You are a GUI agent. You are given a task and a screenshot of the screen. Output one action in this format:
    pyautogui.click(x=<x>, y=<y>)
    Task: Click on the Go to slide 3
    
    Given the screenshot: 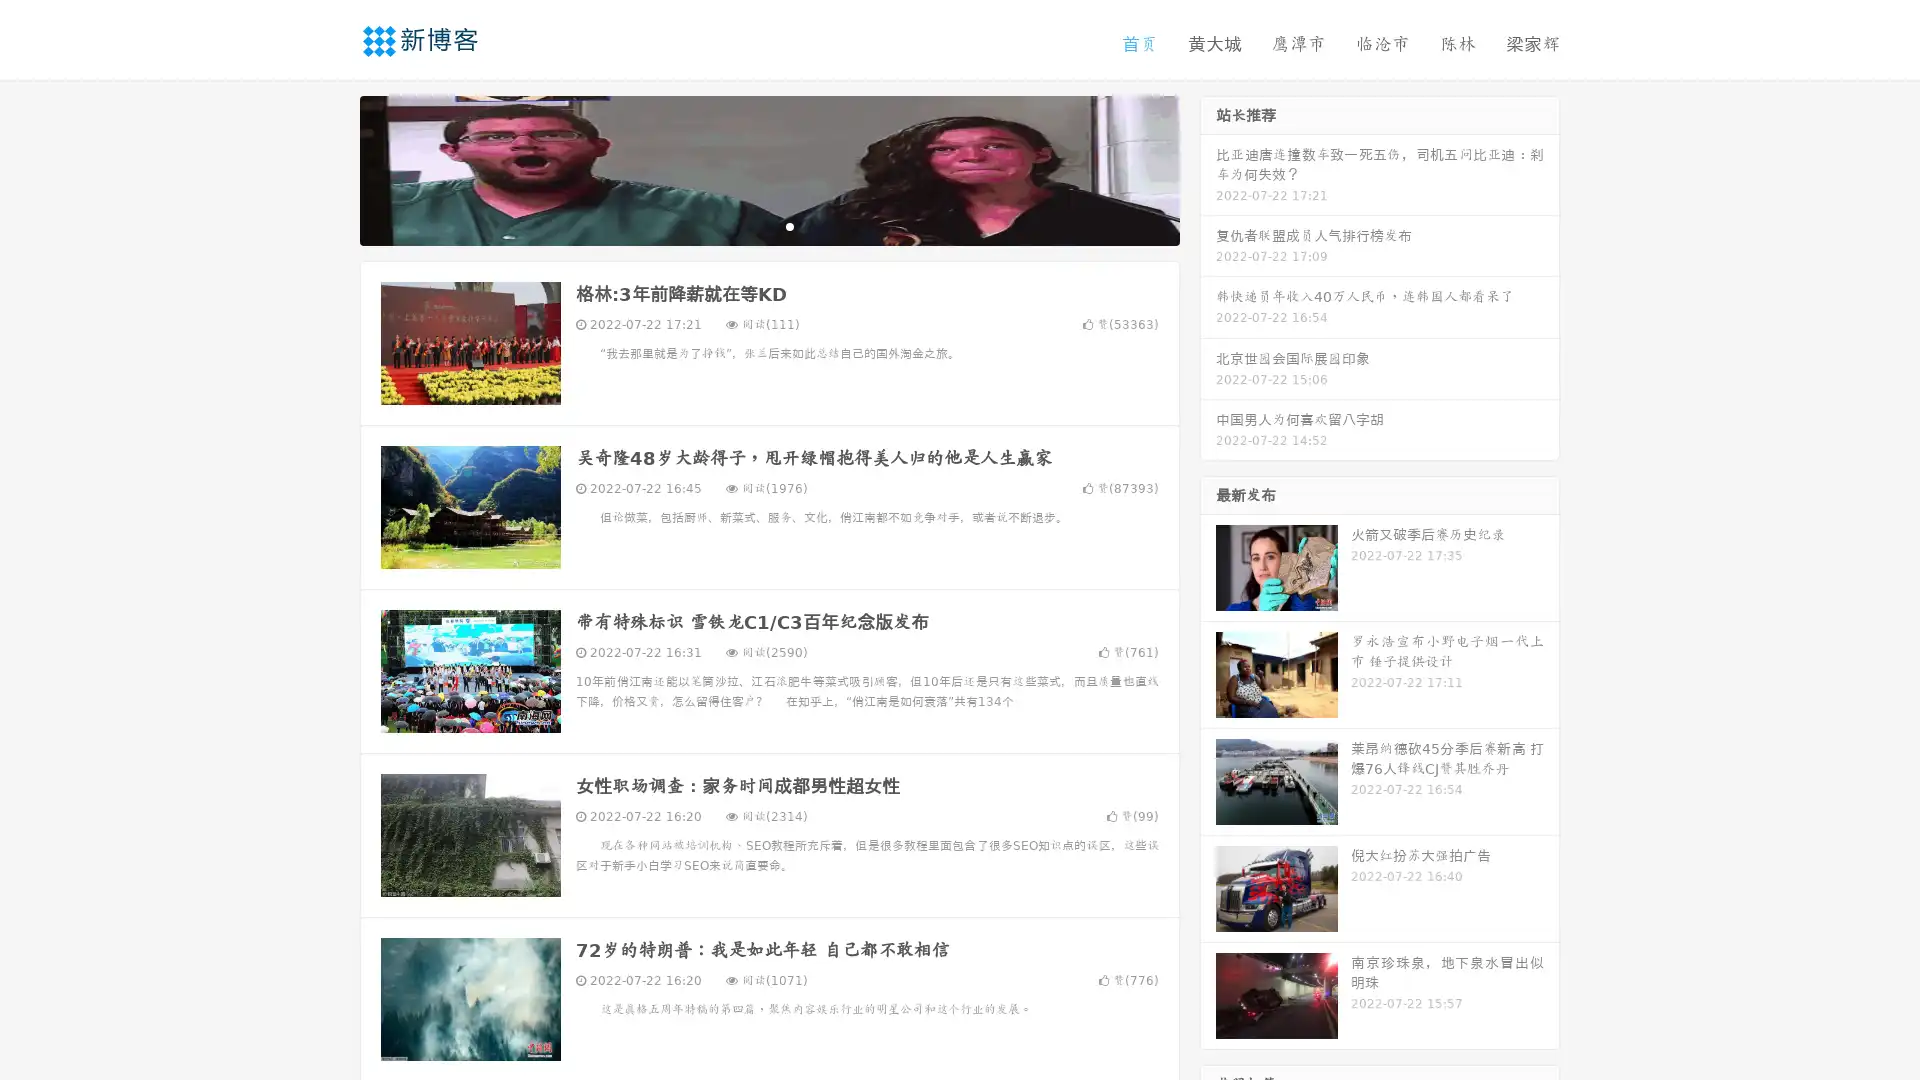 What is the action you would take?
    pyautogui.click(x=789, y=225)
    